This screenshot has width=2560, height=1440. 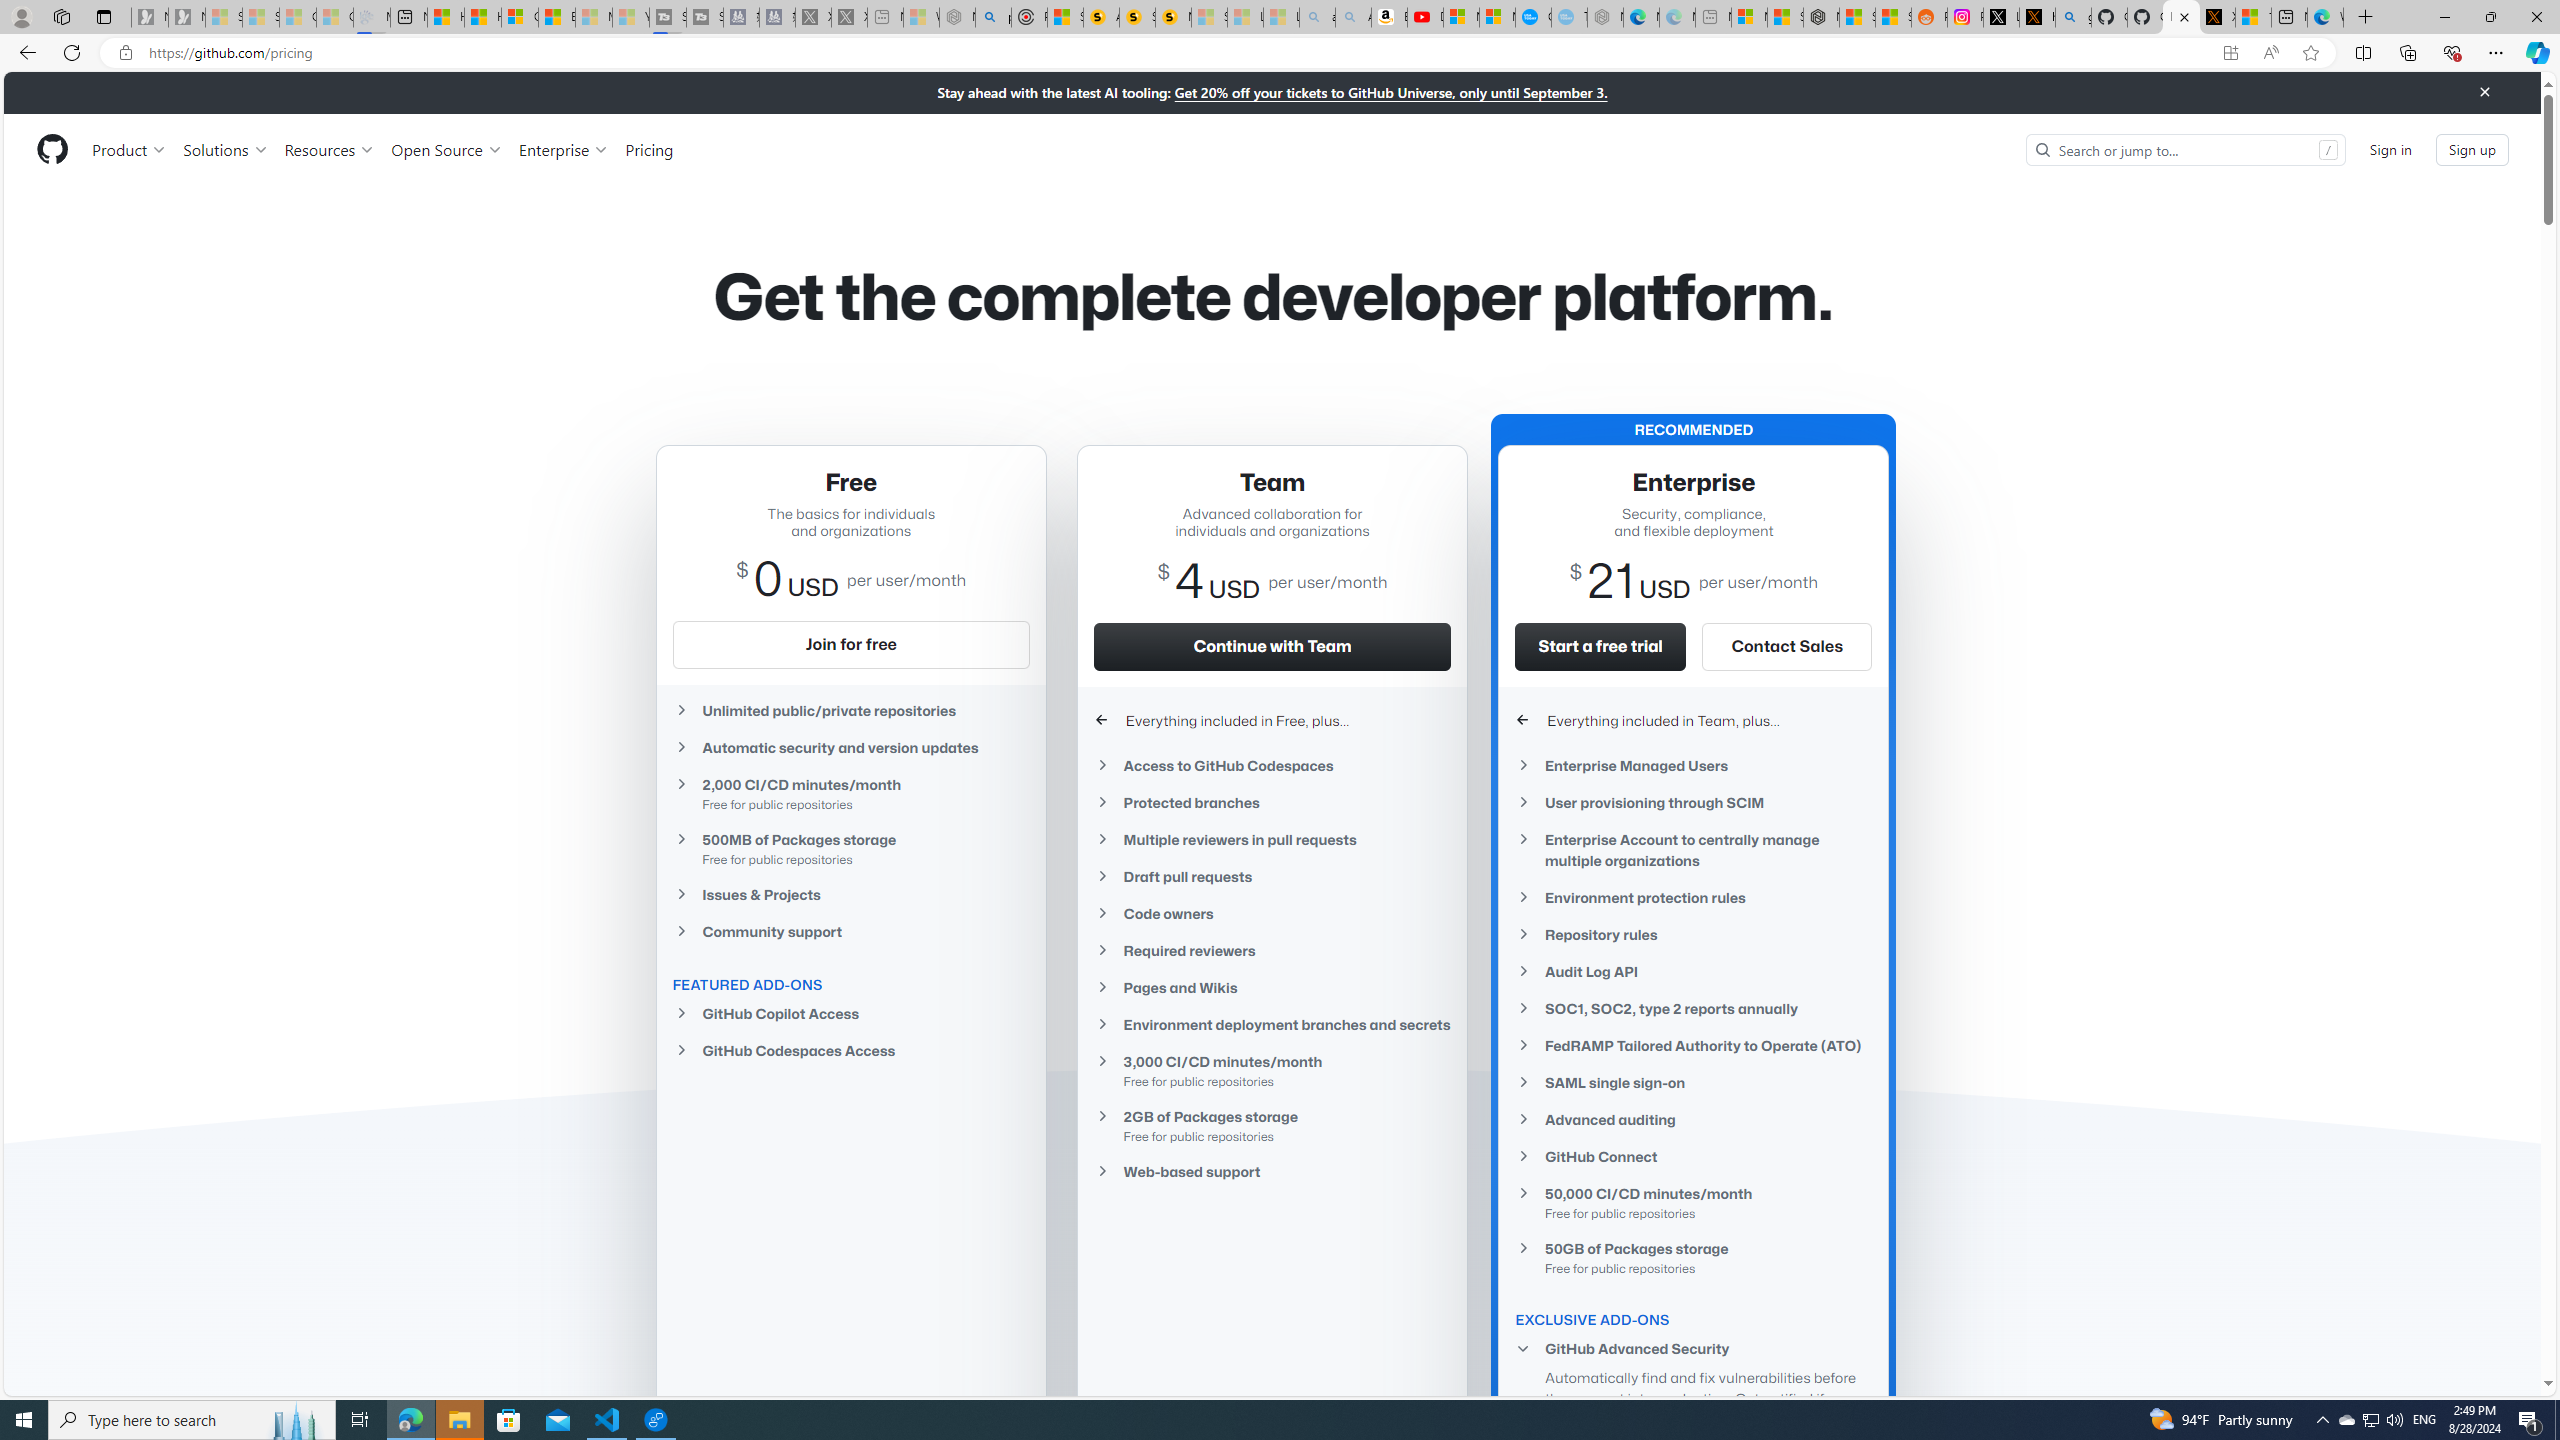 What do you see at coordinates (848, 709) in the screenshot?
I see `'Unlimited public/private repositories'` at bounding box center [848, 709].